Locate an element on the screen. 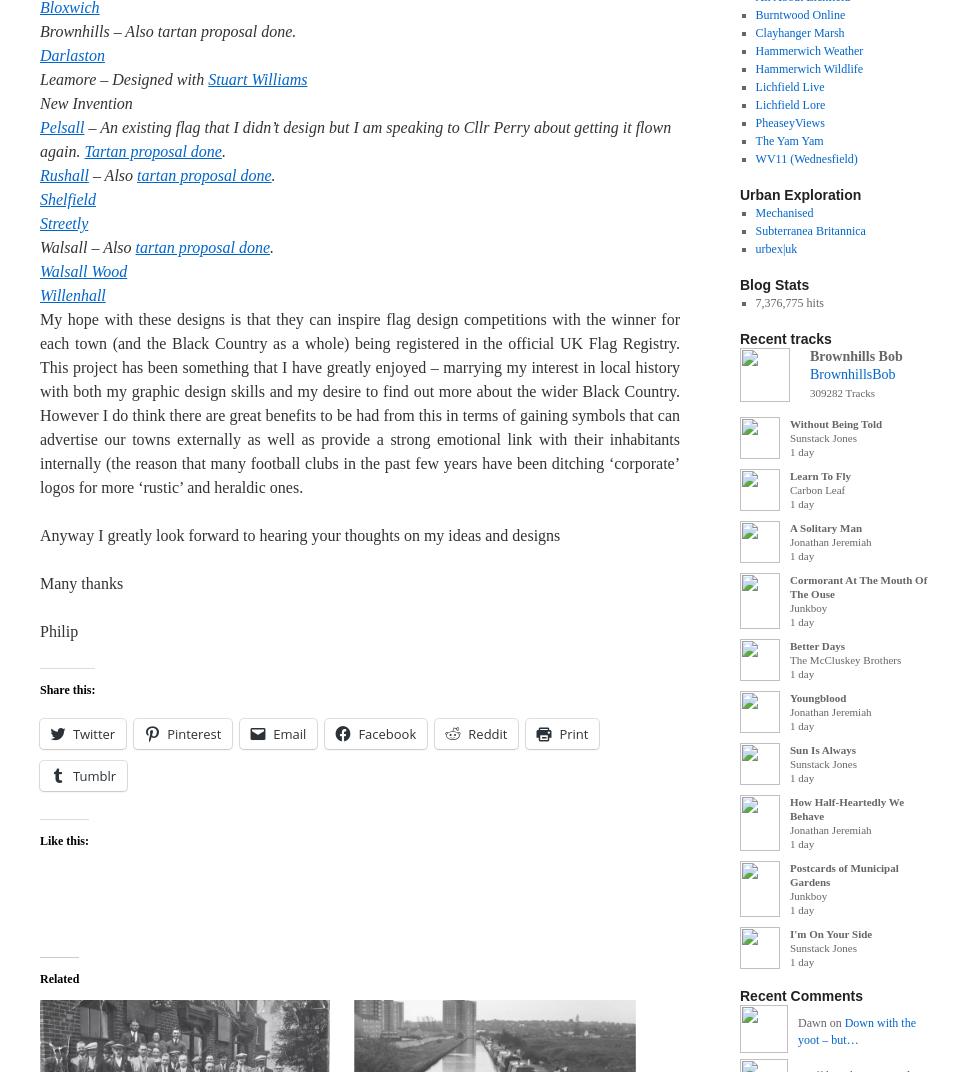  'Many thanks' is located at coordinates (81, 582).